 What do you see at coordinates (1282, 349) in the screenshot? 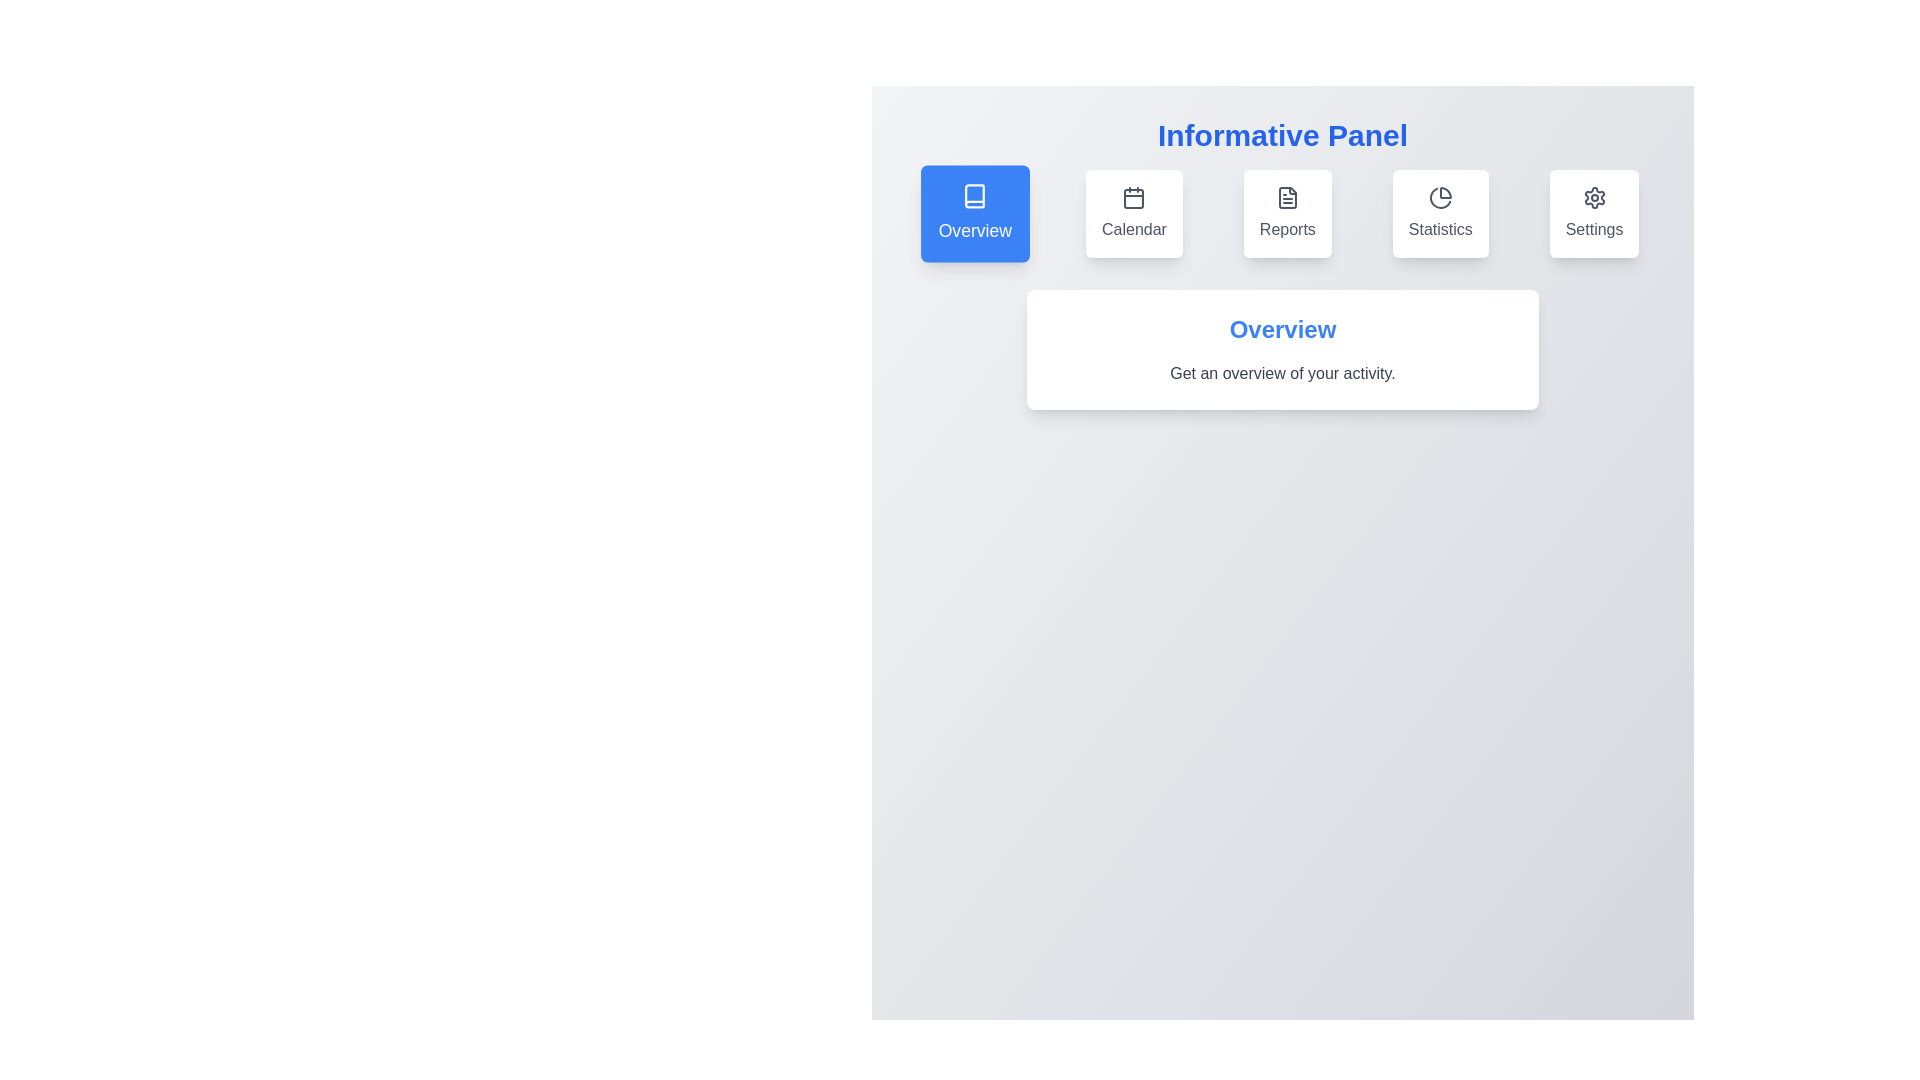
I see `the Information Panel which contains the title 'Overview' in blue and a description in gray, located centrally below the navigation icons` at bounding box center [1282, 349].